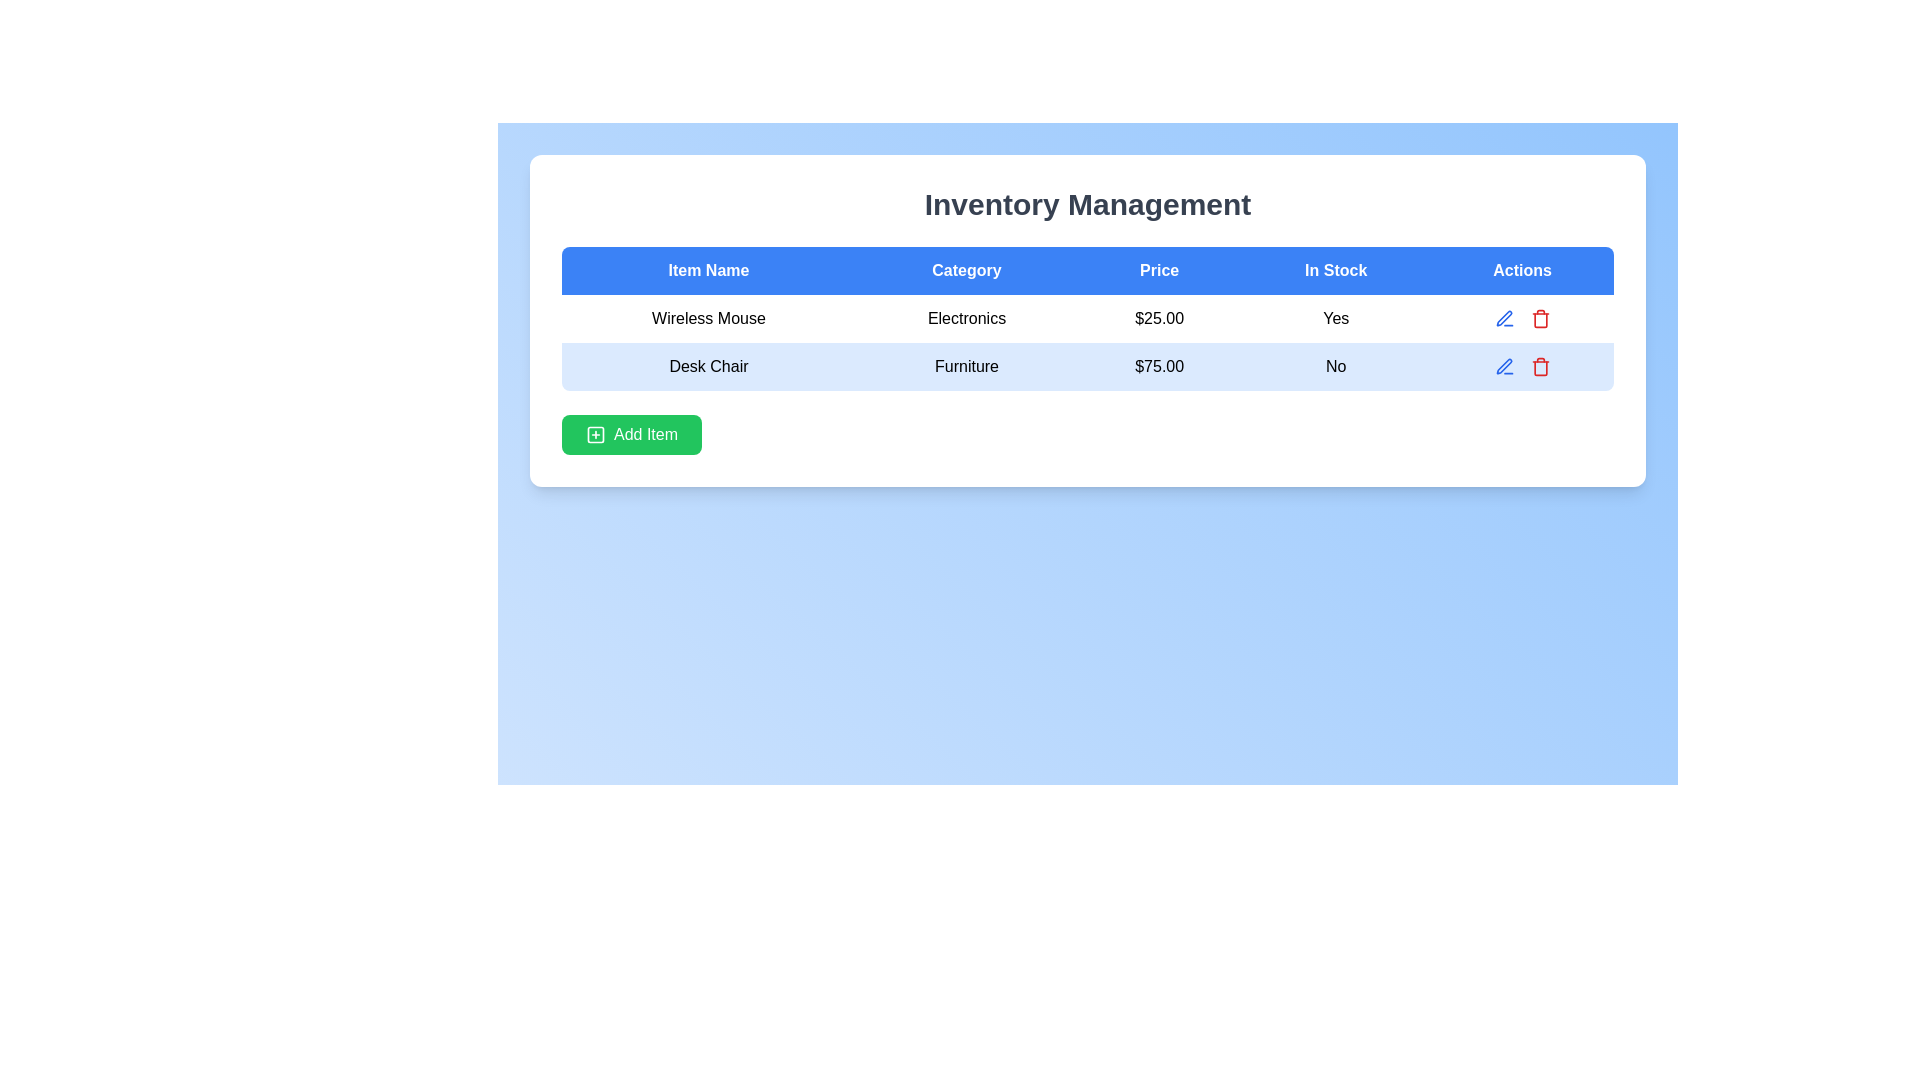  Describe the element at coordinates (1520, 318) in the screenshot. I see `the edit icon located in the first row under the 'Actions' column for the inventory item 'Wireless Mouse'` at that location.